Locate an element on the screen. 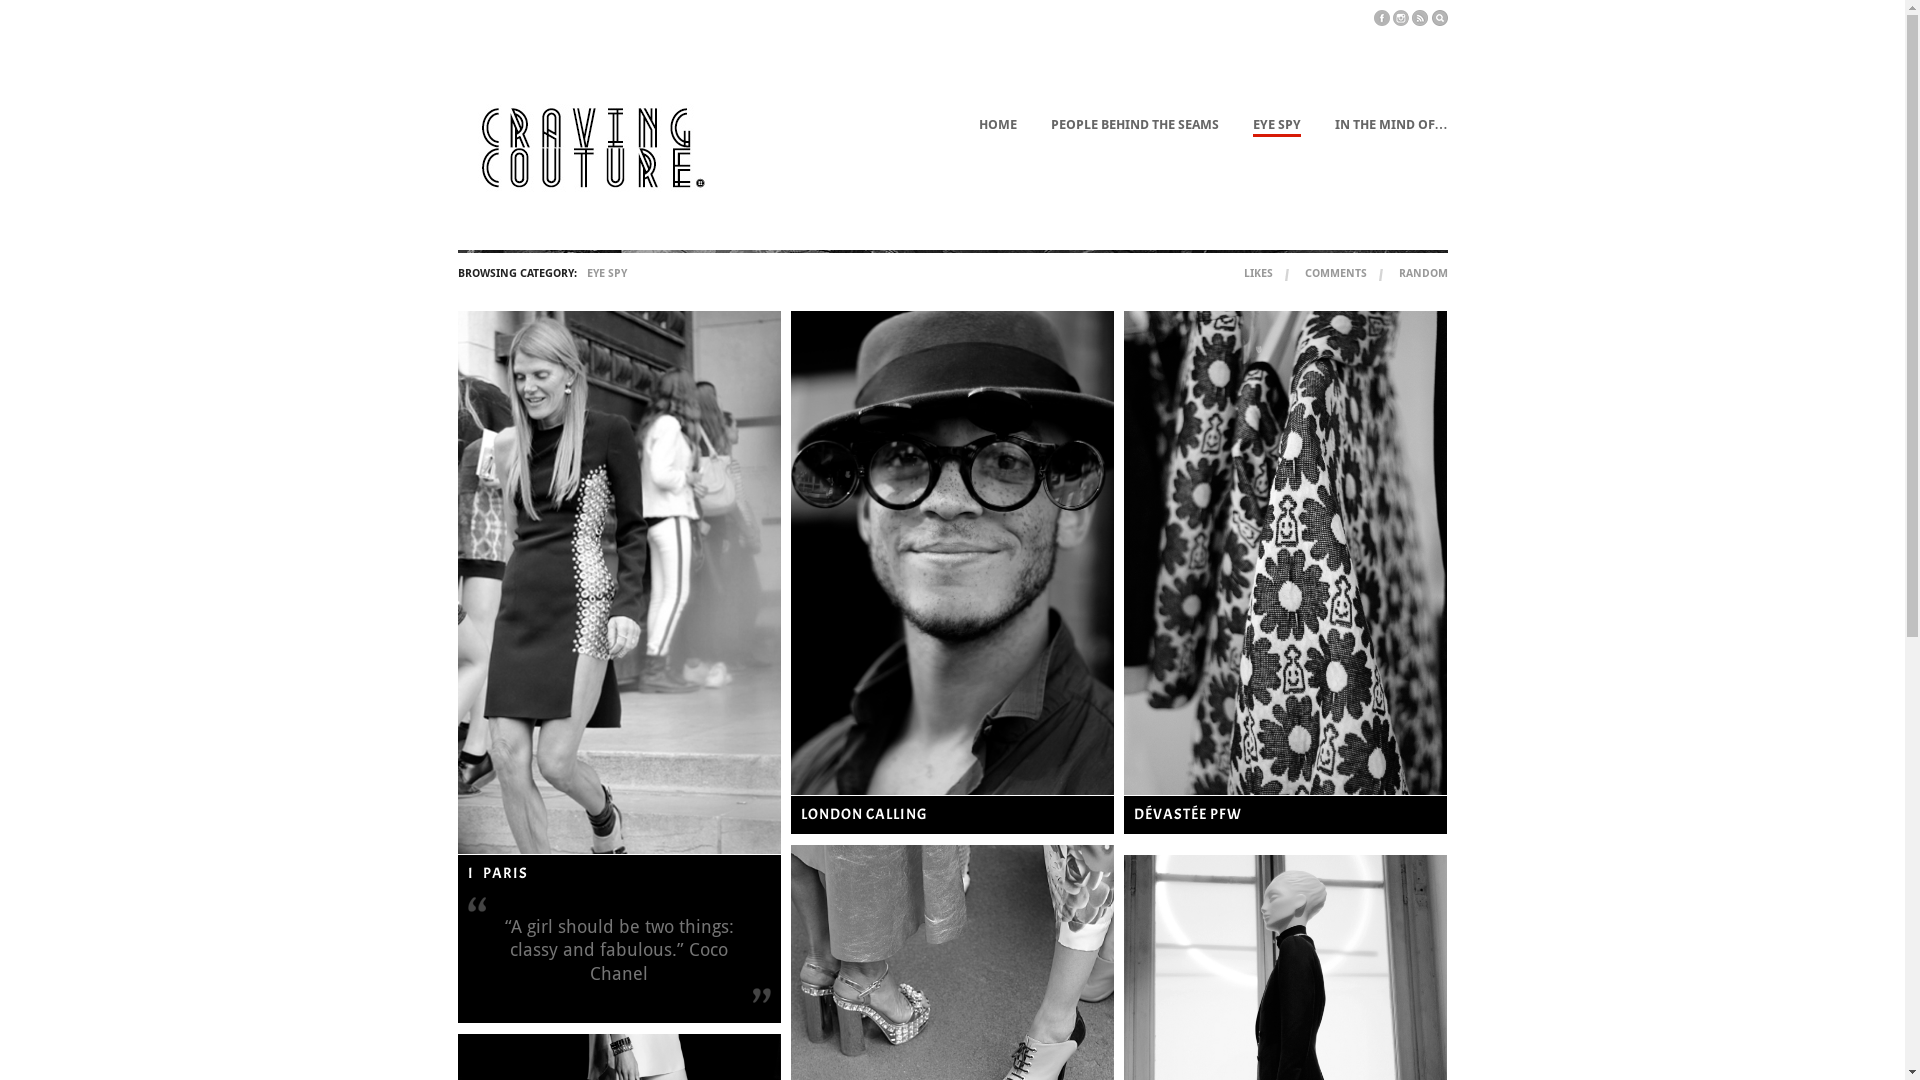  'COMMENTS' is located at coordinates (1304, 273).